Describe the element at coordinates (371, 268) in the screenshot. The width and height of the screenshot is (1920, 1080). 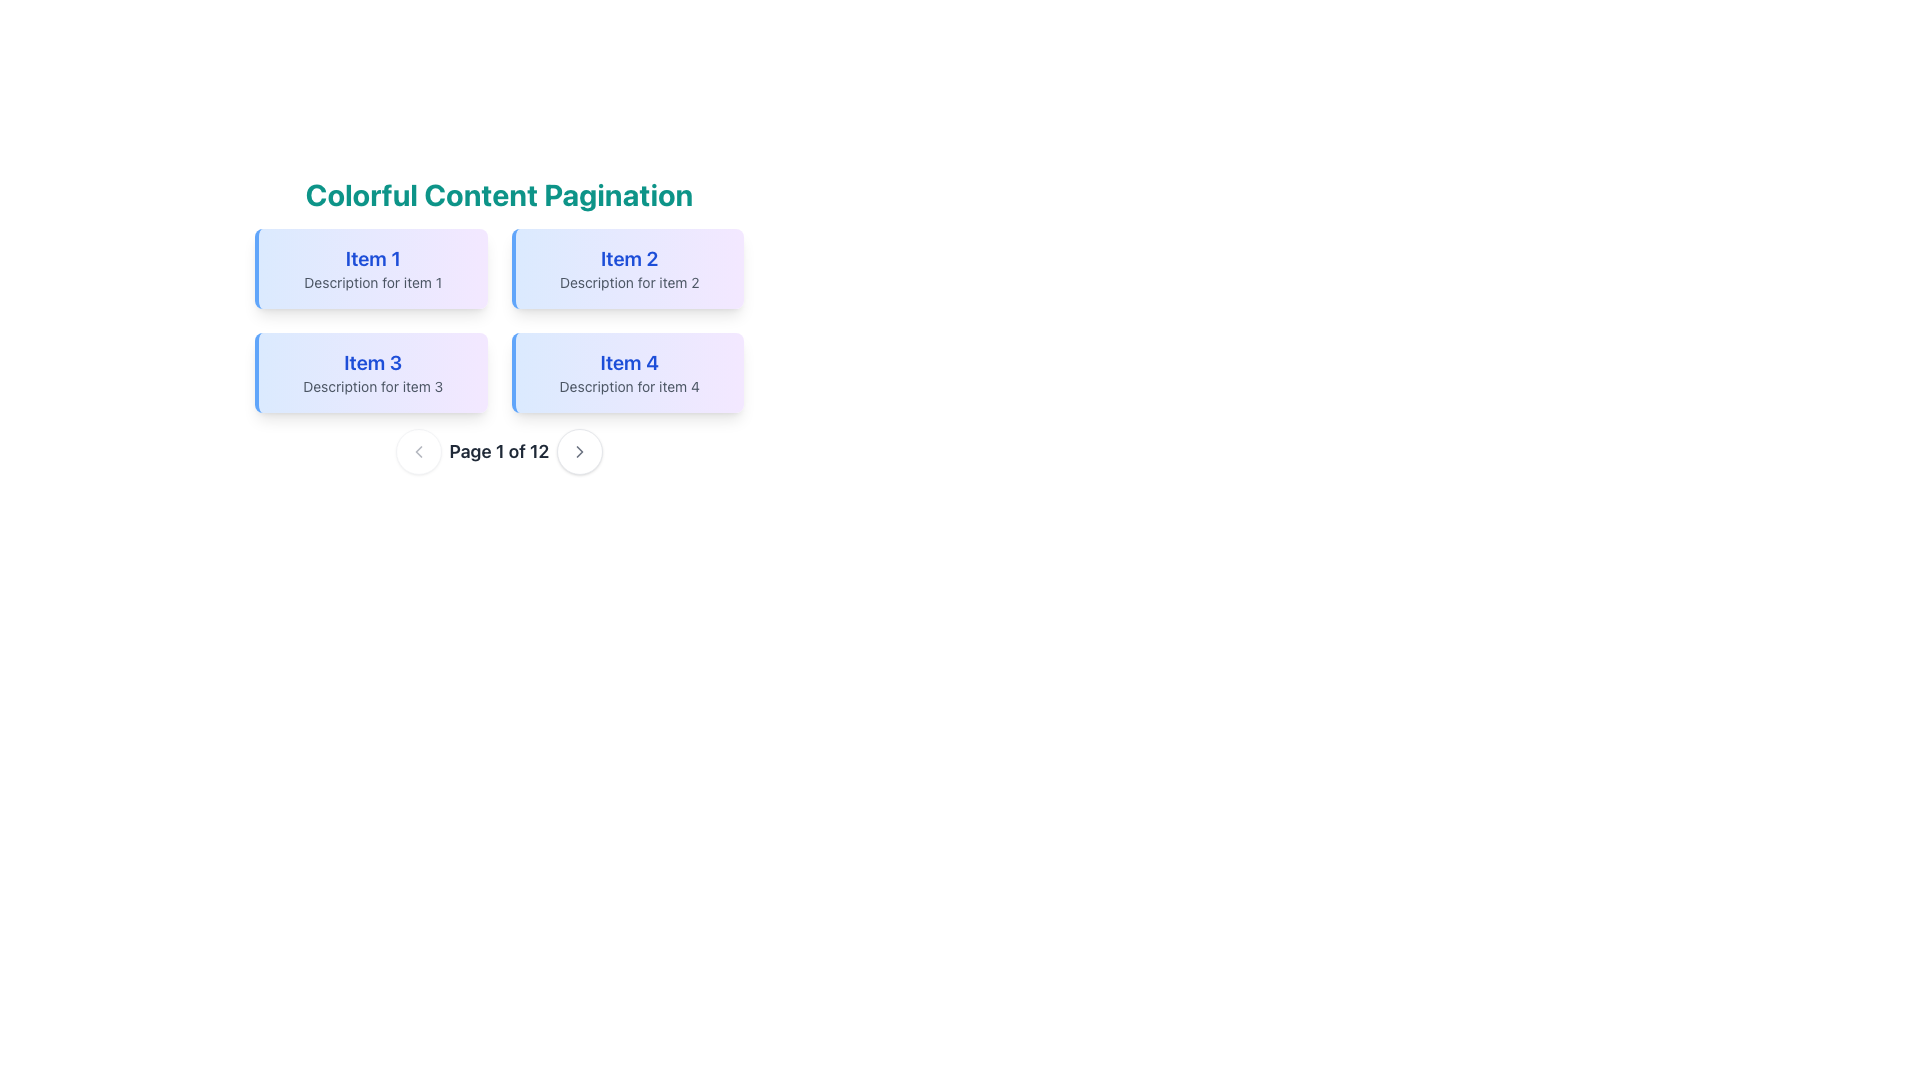
I see `the first card component in the grid layout with a gradient background, containing the title 'Item 1' and description 'Description for item 1'` at that location.